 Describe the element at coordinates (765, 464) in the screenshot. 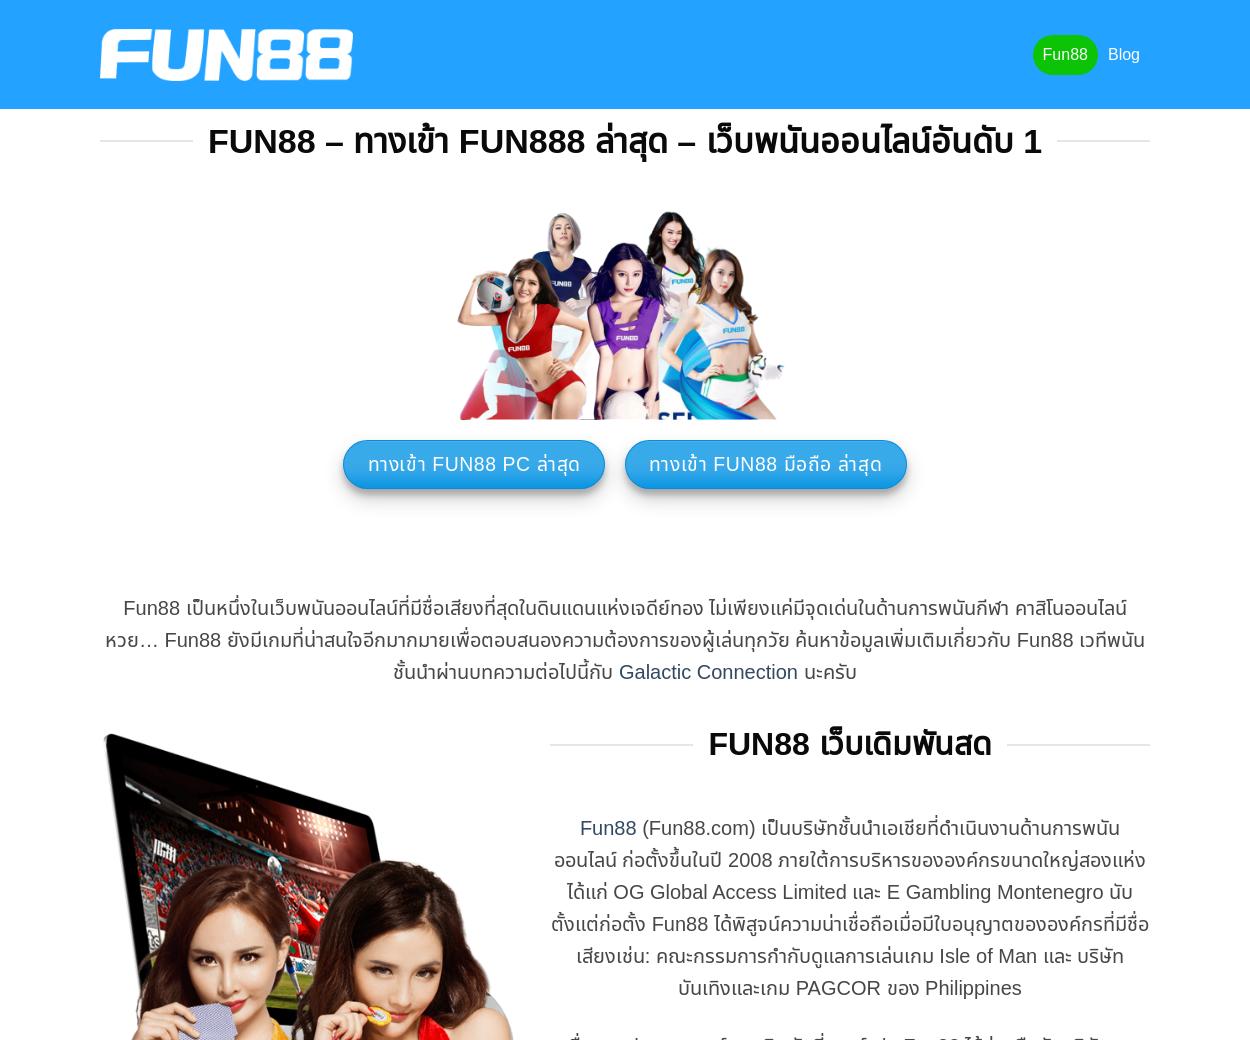

I see `'ทางเข้า Fun88 มือถือ ล่าสุด'` at that location.